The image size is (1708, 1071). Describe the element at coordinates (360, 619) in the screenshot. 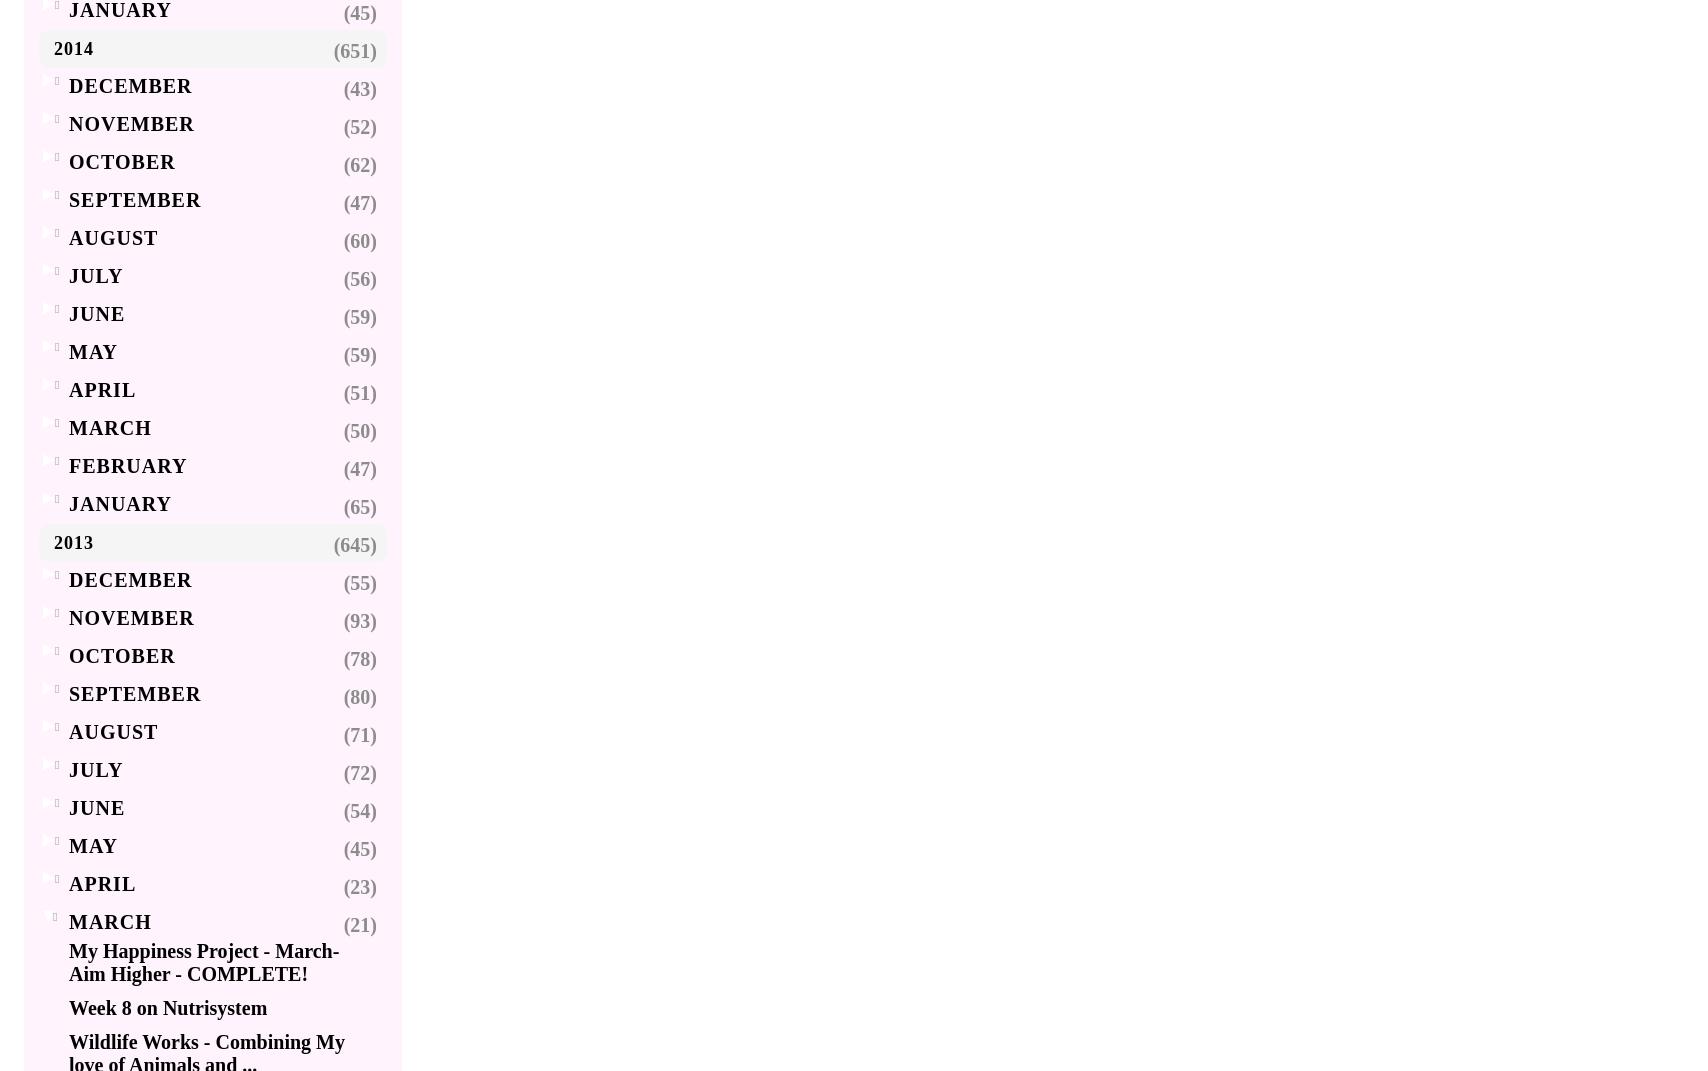

I see `'(93)'` at that location.